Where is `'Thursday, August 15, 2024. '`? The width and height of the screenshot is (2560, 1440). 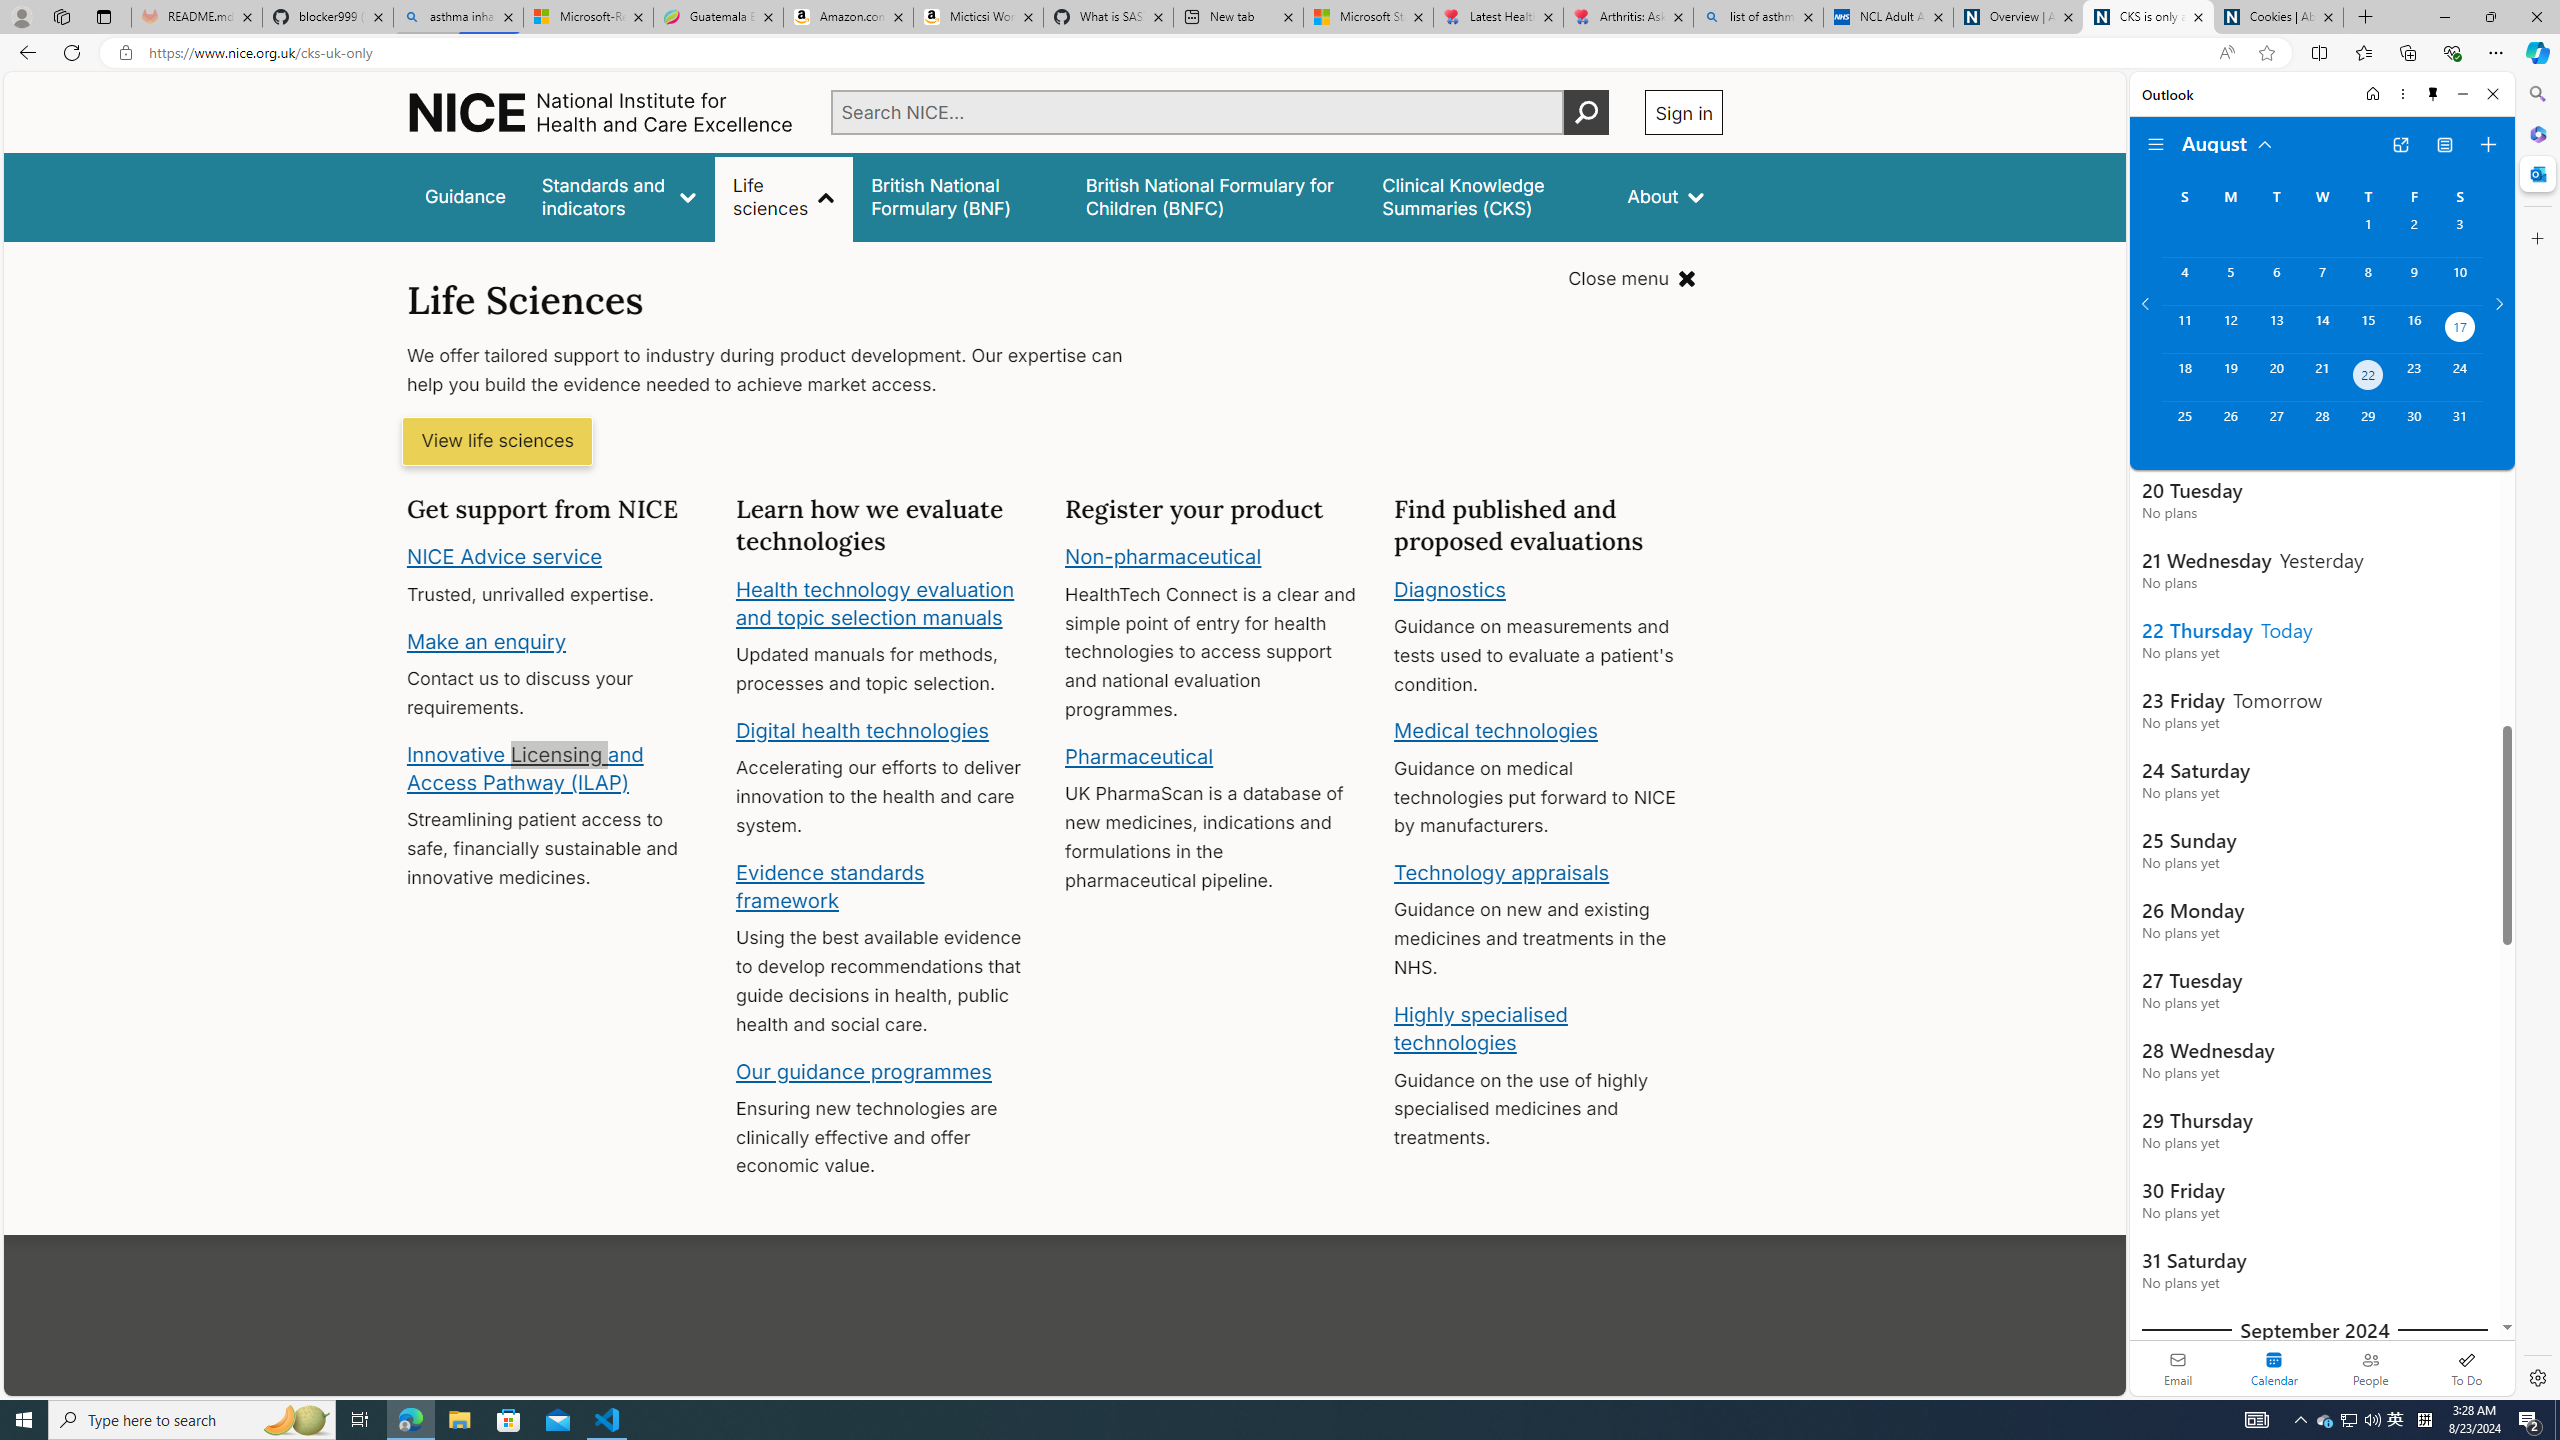 'Thursday, August 15, 2024. ' is located at coordinates (2368, 329).